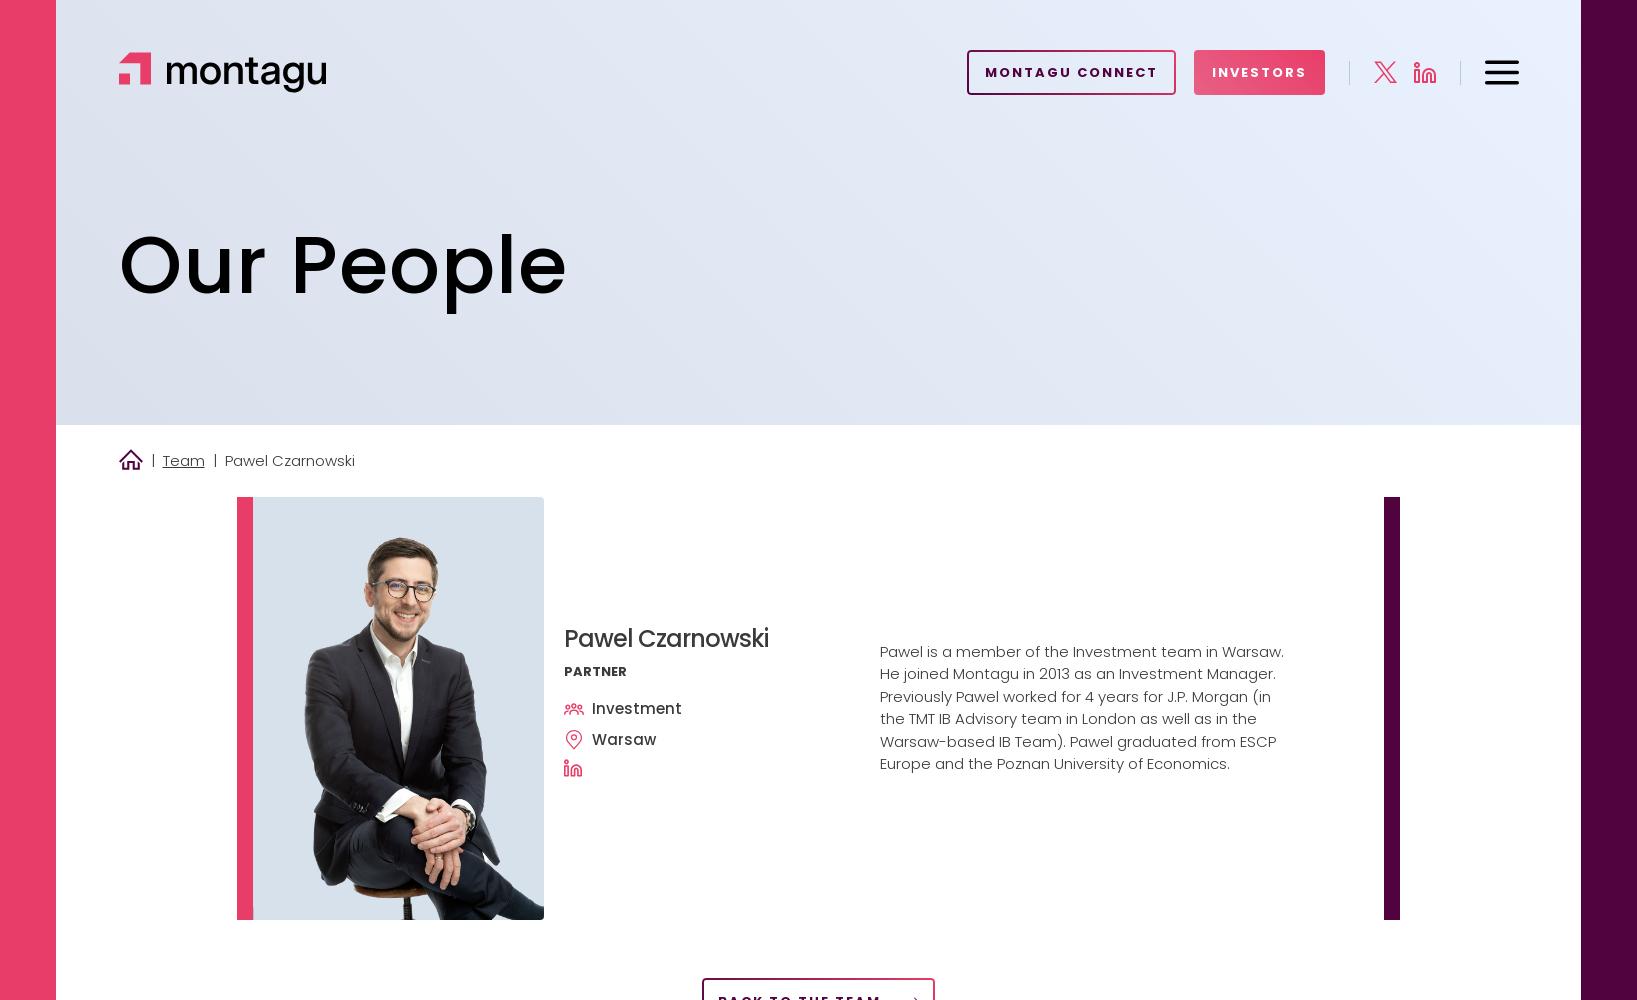  Describe the element at coordinates (1069, 71) in the screenshot. I see `'Montagu Connect'` at that location.